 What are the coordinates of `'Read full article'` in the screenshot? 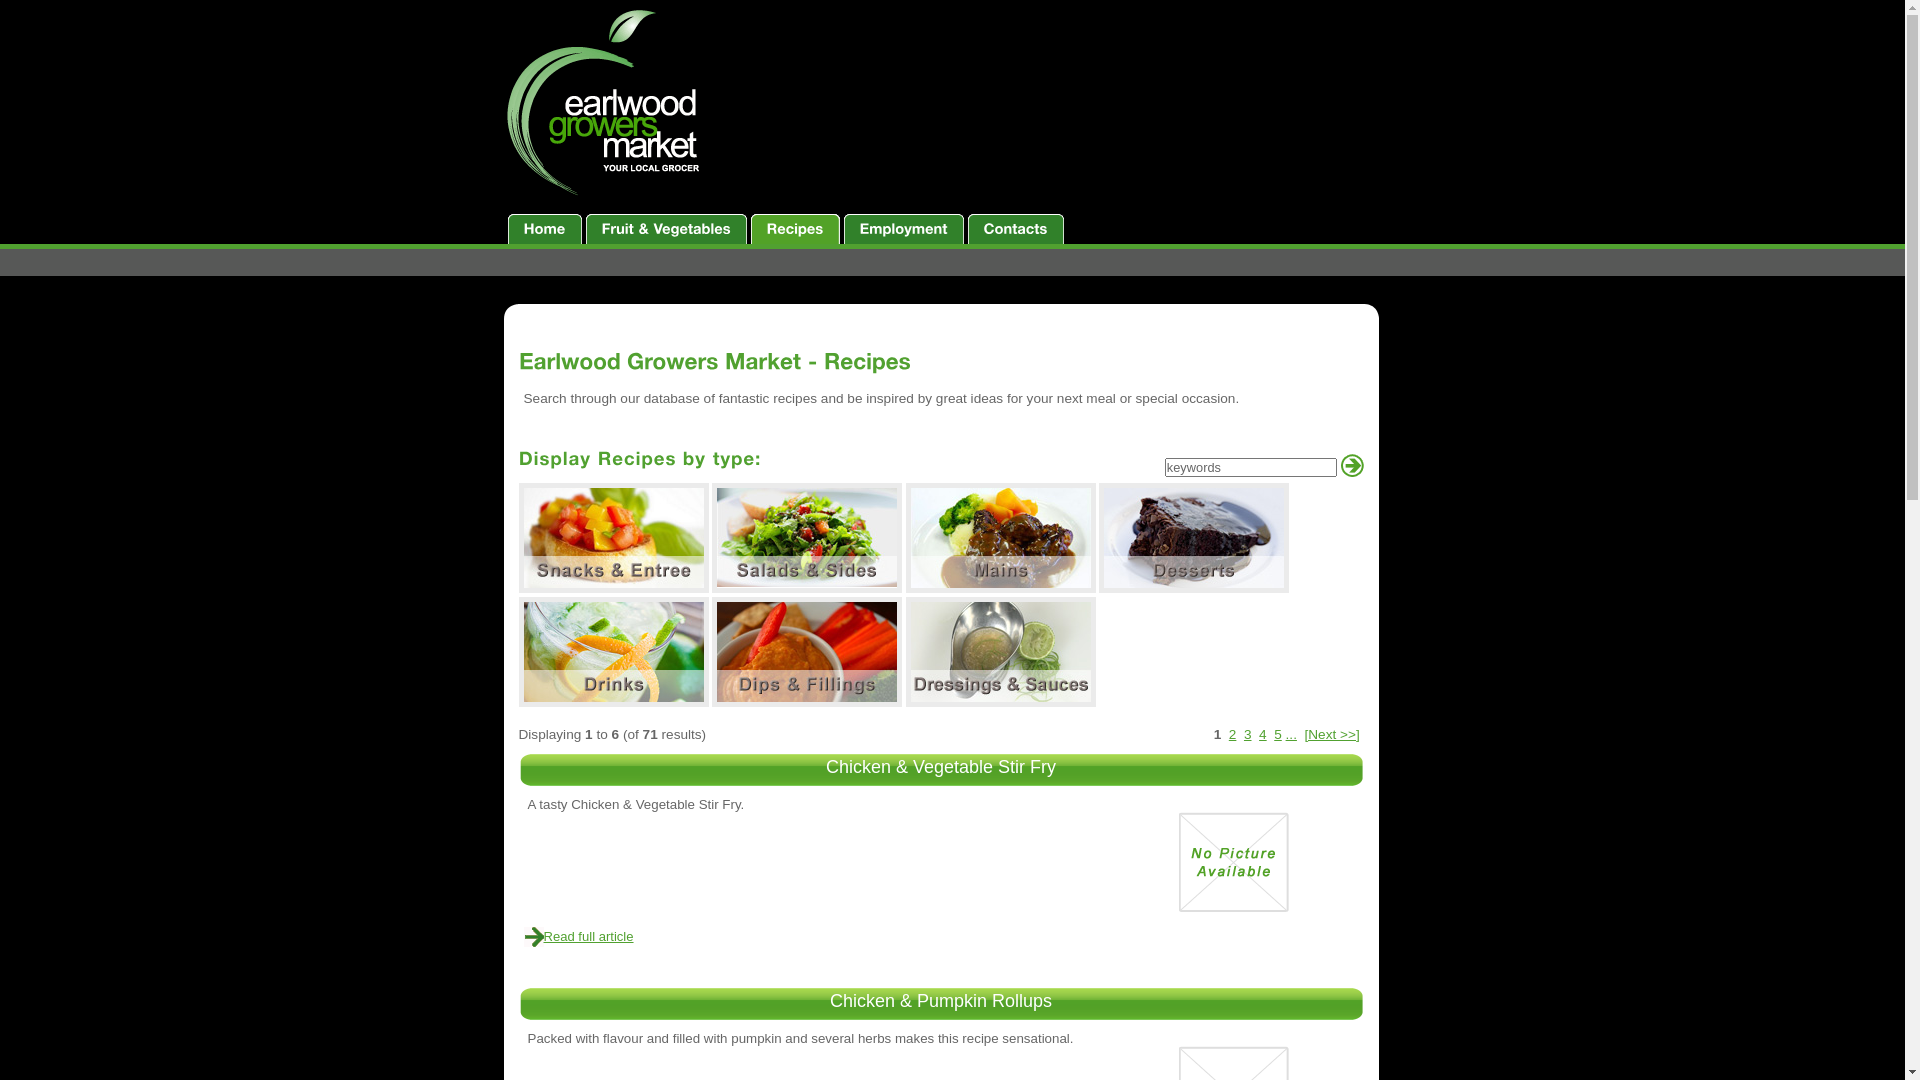 It's located at (588, 936).